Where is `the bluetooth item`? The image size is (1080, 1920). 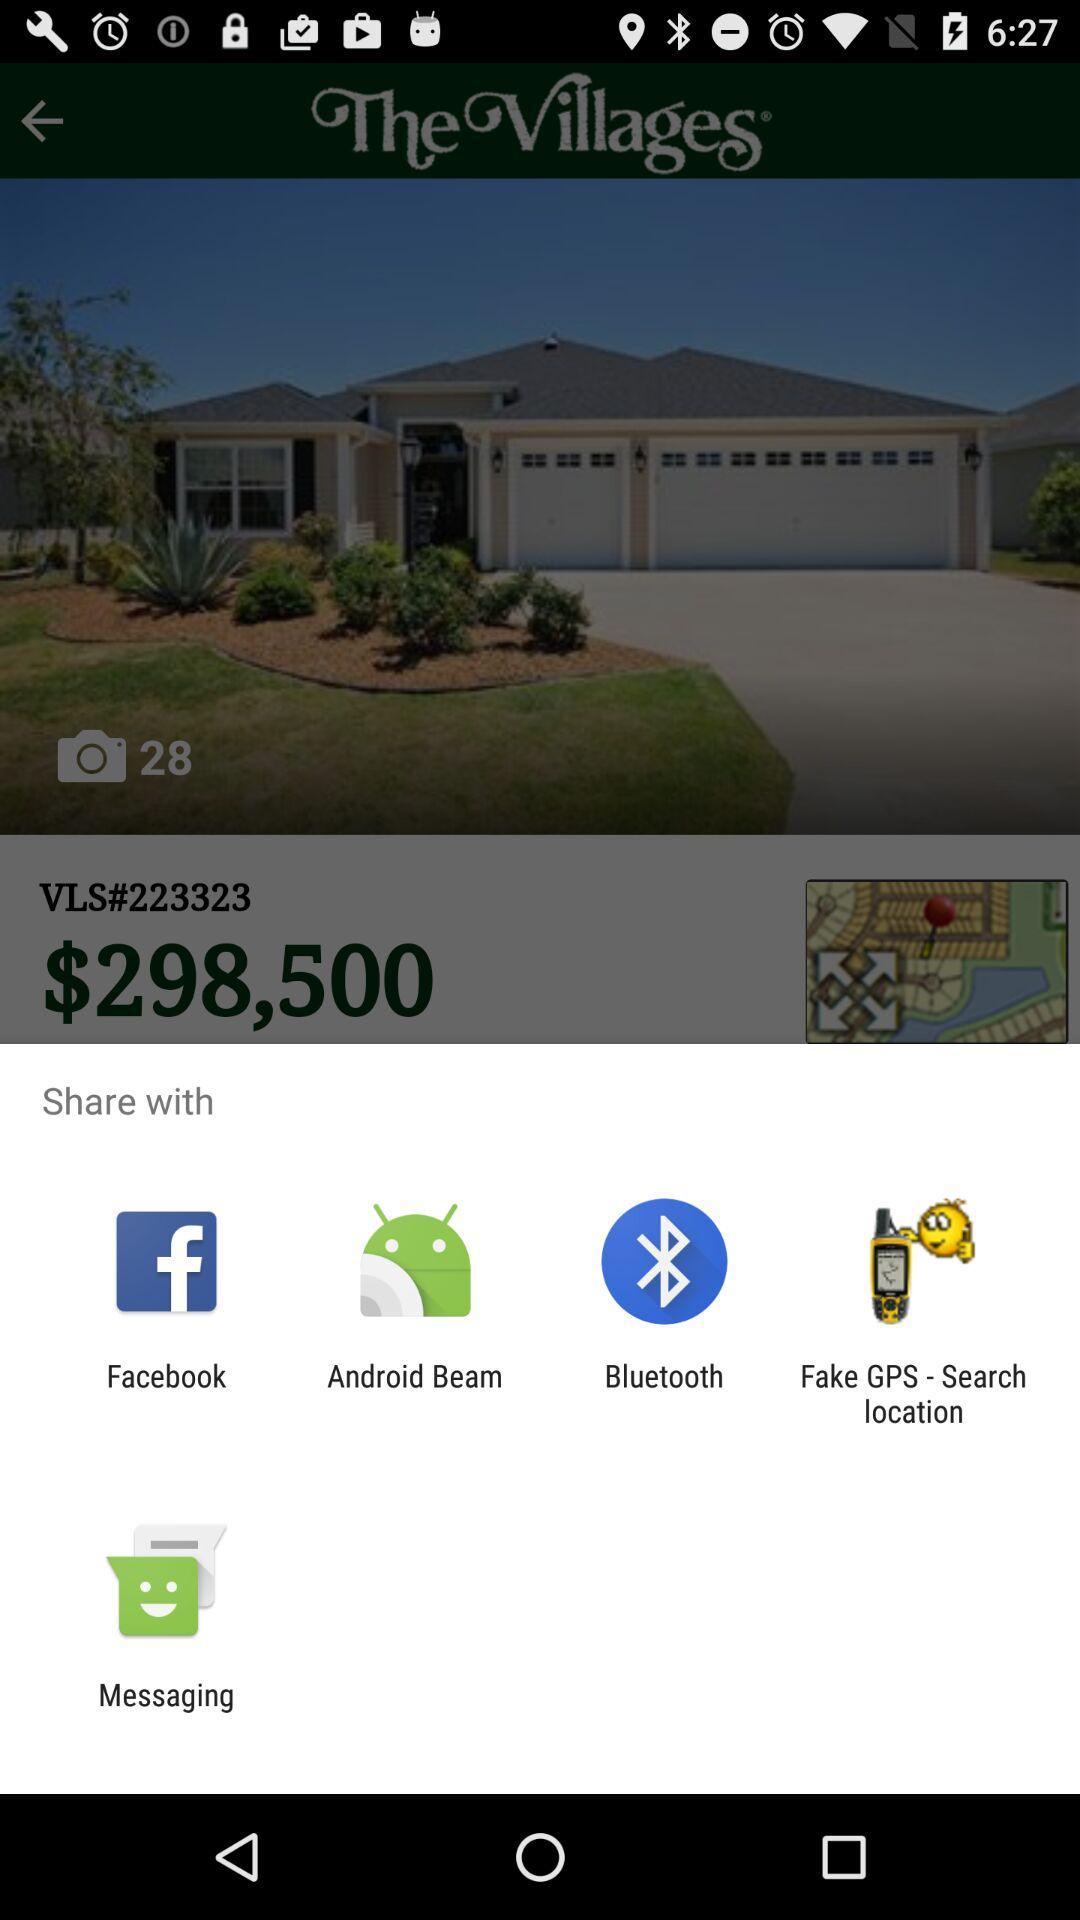 the bluetooth item is located at coordinates (664, 1392).